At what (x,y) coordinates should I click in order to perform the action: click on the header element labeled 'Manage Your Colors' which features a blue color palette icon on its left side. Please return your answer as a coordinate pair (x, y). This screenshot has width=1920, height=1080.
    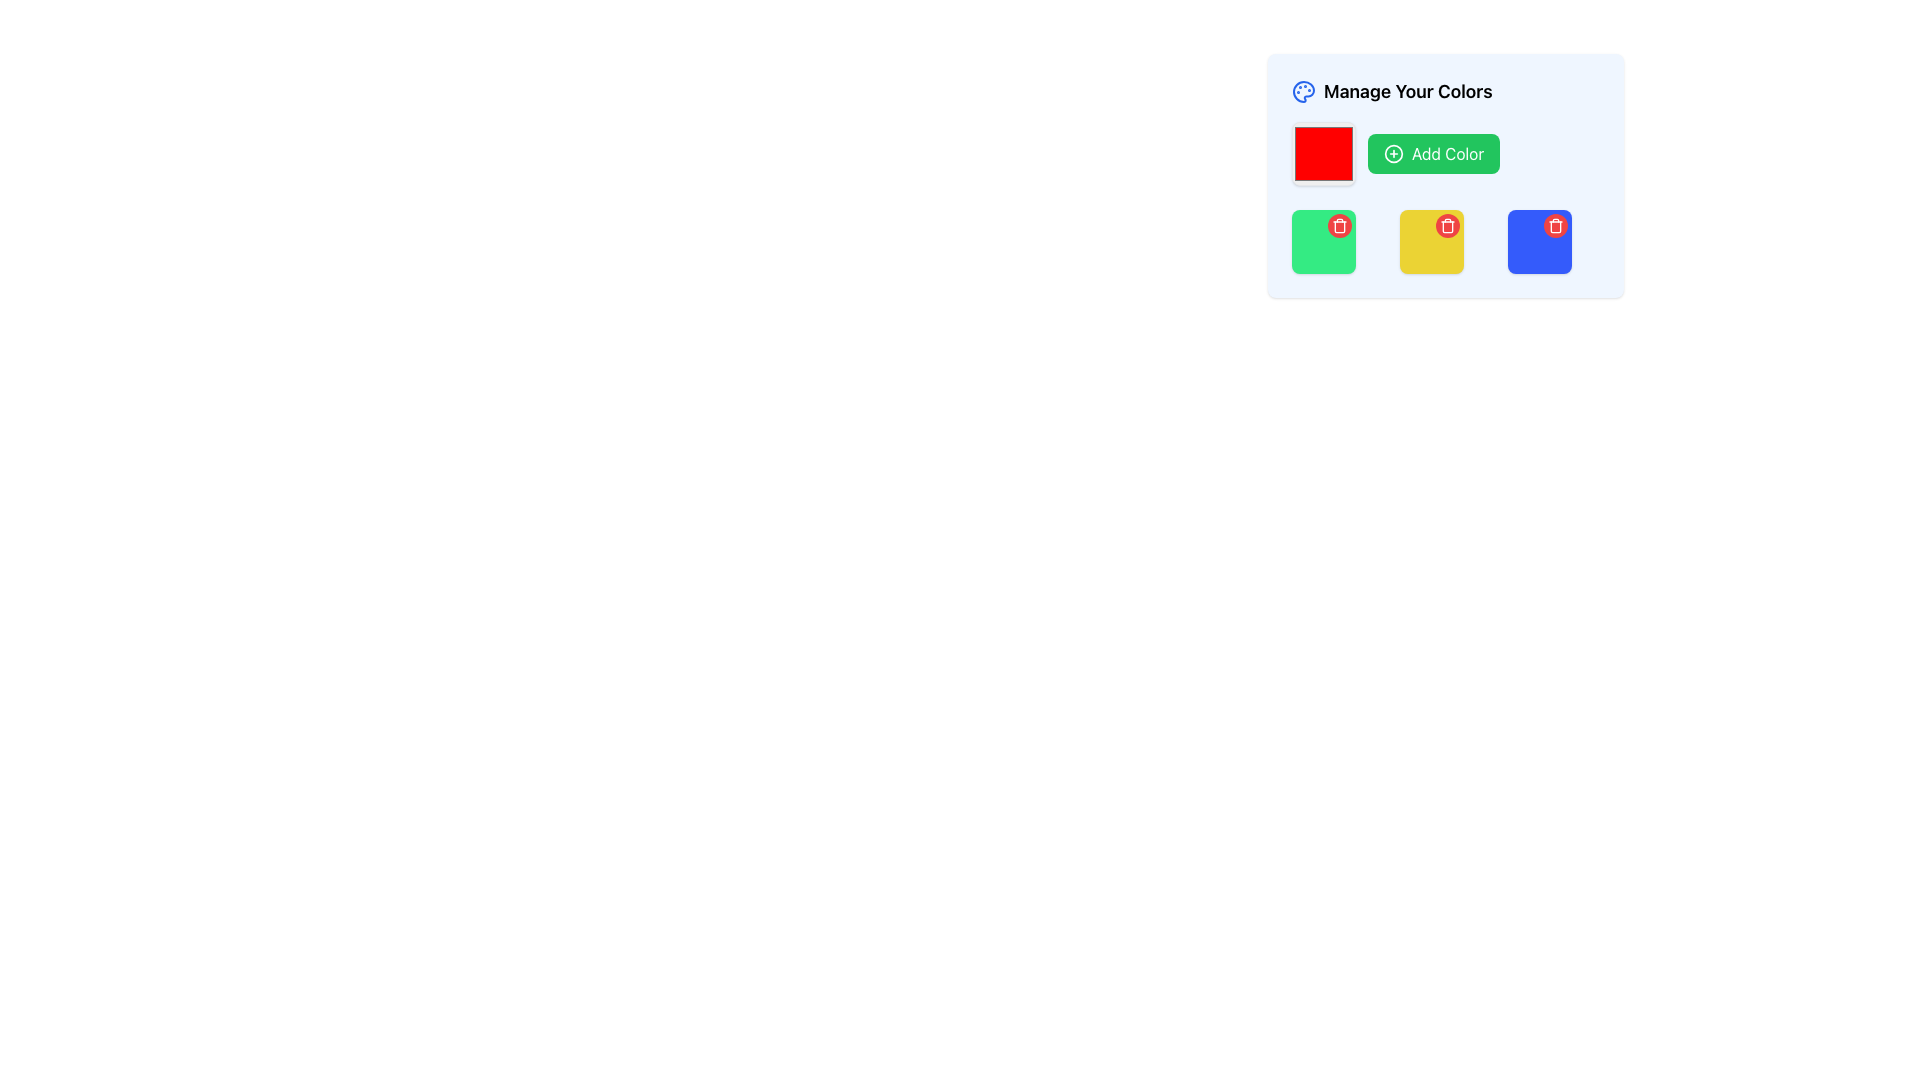
    Looking at the image, I should click on (1445, 92).